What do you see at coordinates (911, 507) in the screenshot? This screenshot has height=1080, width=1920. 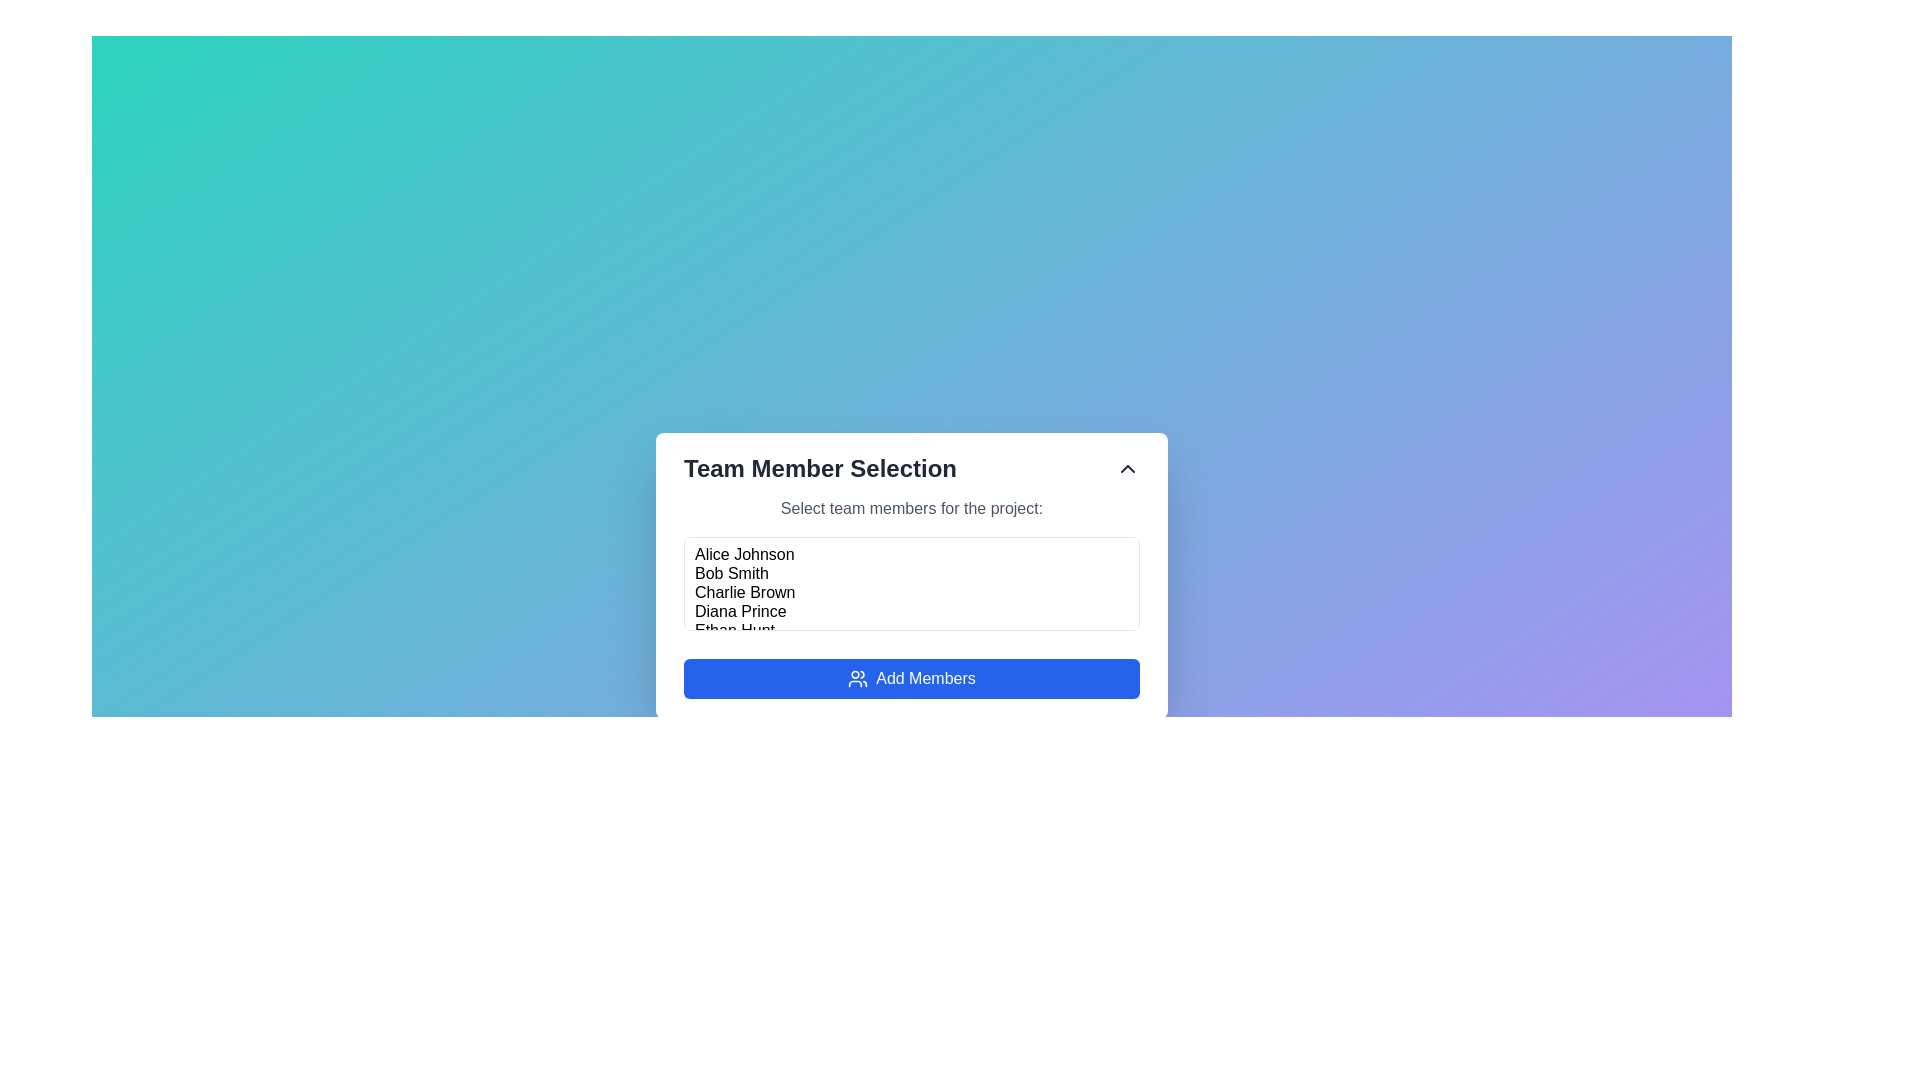 I see `the static text label that informs the user about the purpose of the multiselect list, located below the 'Team Member Selection' heading` at bounding box center [911, 507].